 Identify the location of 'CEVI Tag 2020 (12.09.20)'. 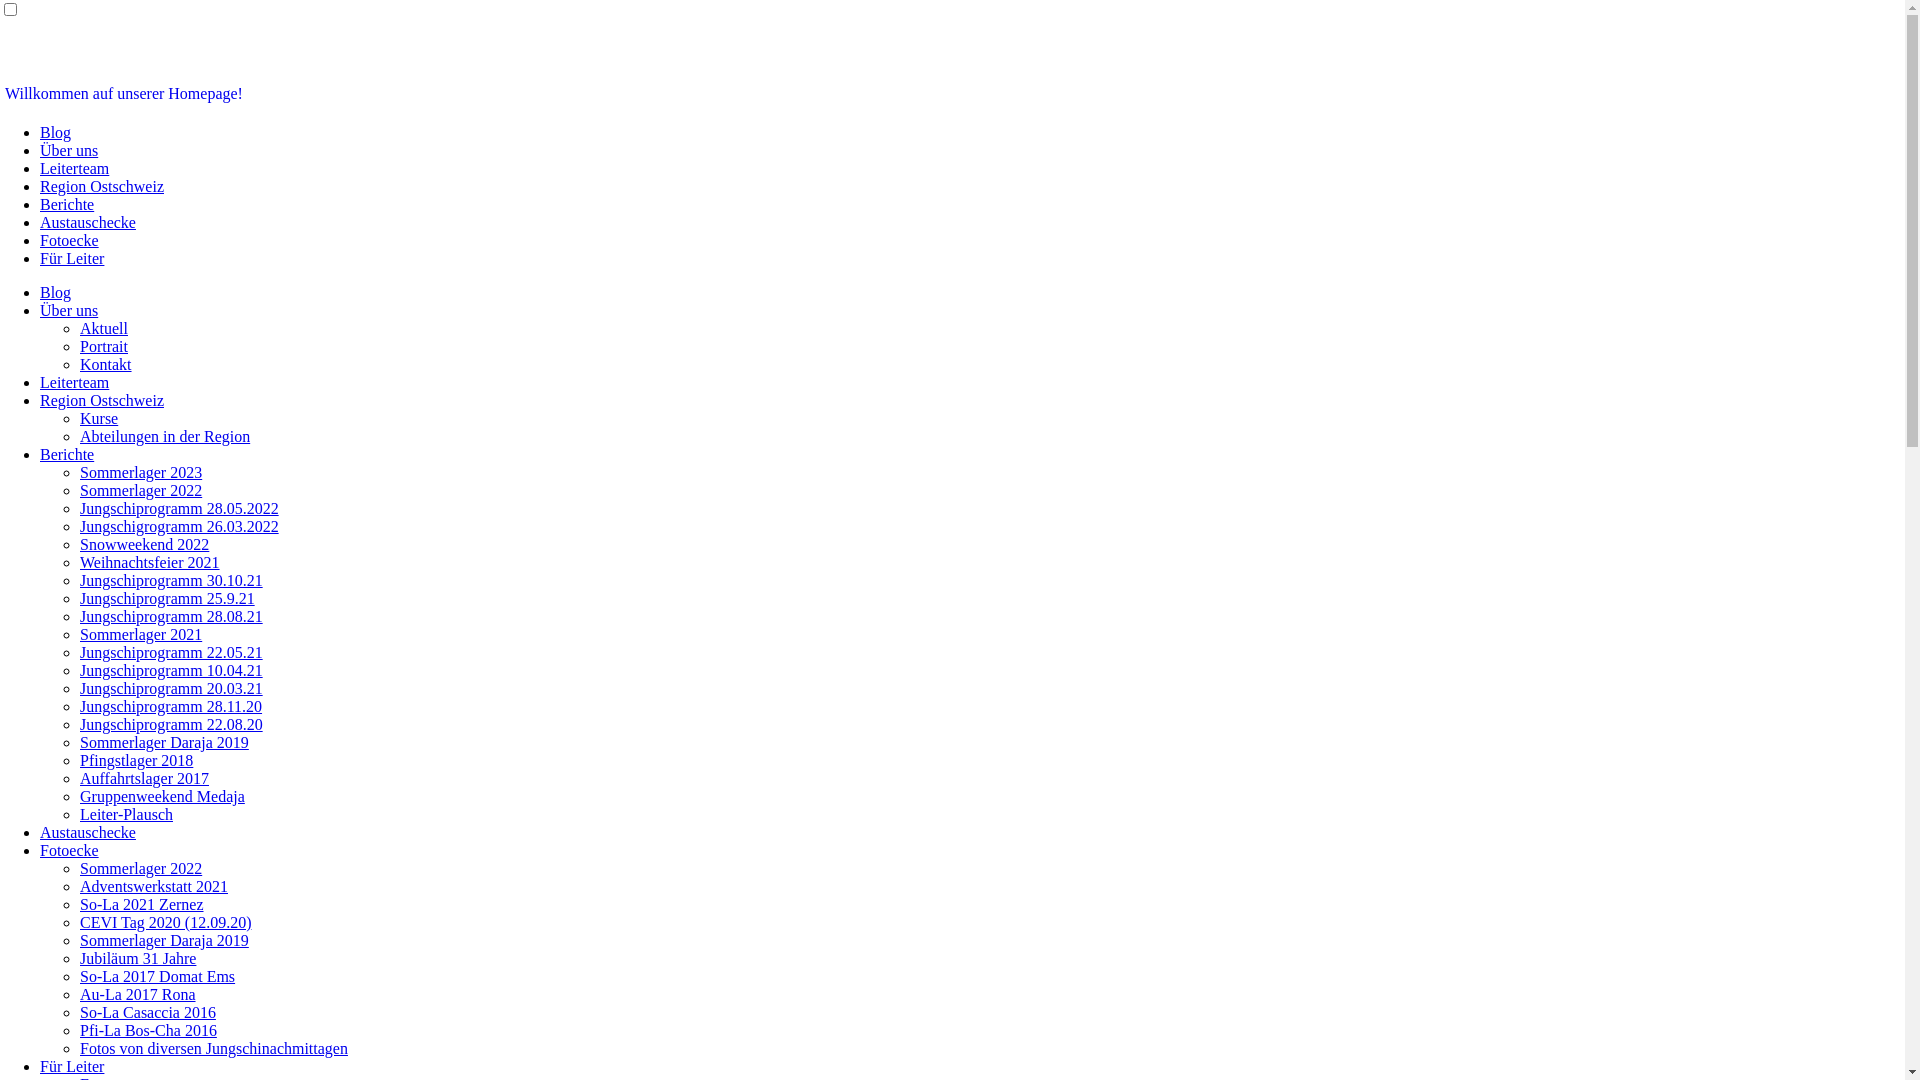
(165, 922).